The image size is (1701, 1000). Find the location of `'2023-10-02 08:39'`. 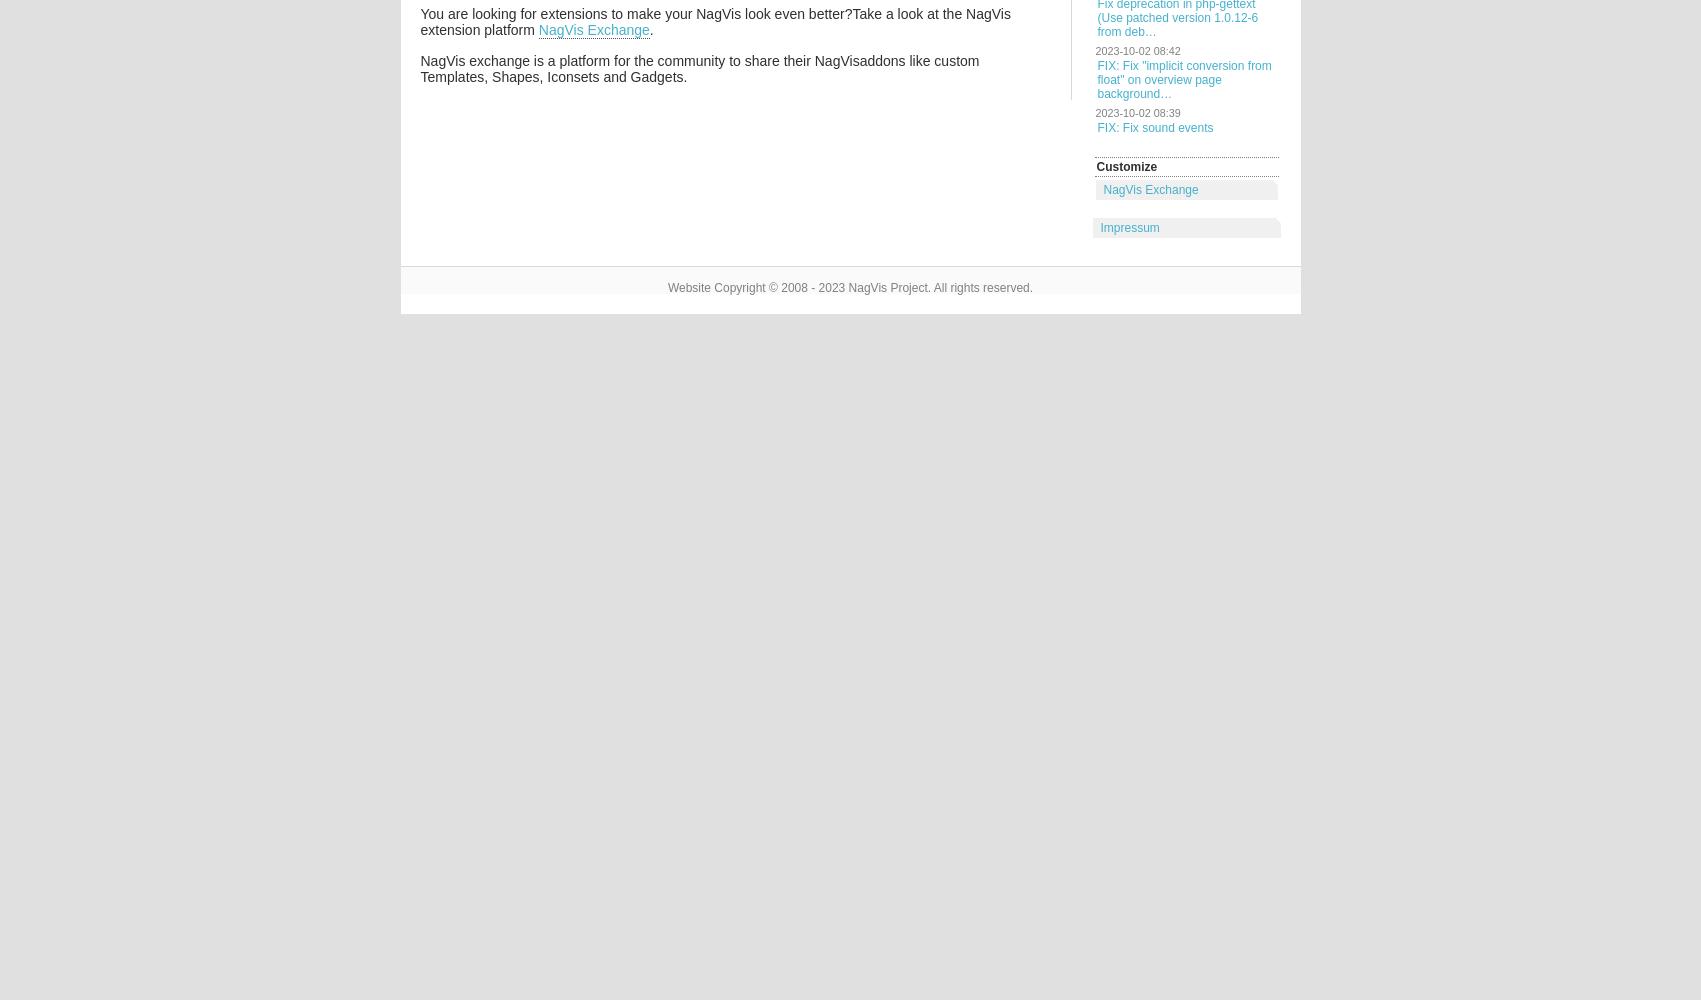

'2023-10-02 08:39' is located at coordinates (1136, 112).